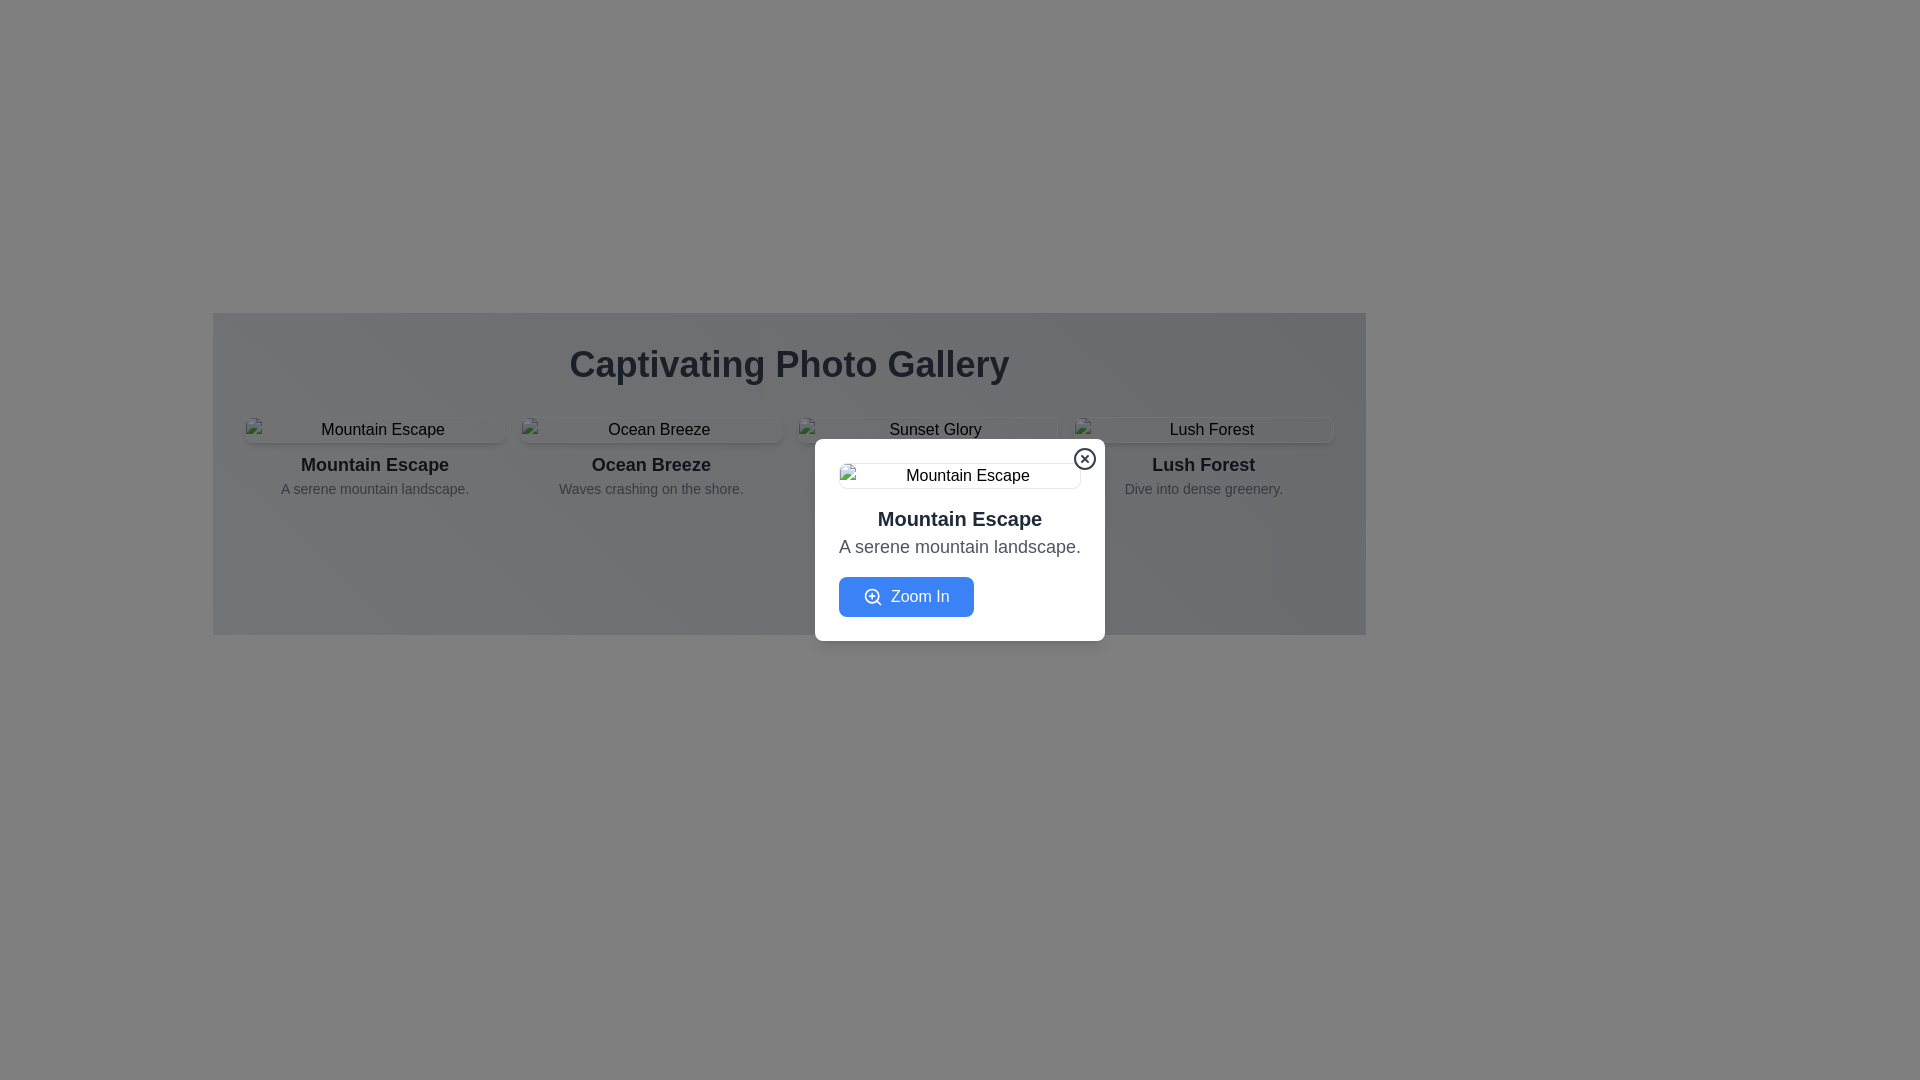 This screenshot has width=1920, height=1080. Describe the element at coordinates (1202, 474) in the screenshot. I see `information presented in the 'Lush Forest' text block located at the top-right corner of the layout` at that location.